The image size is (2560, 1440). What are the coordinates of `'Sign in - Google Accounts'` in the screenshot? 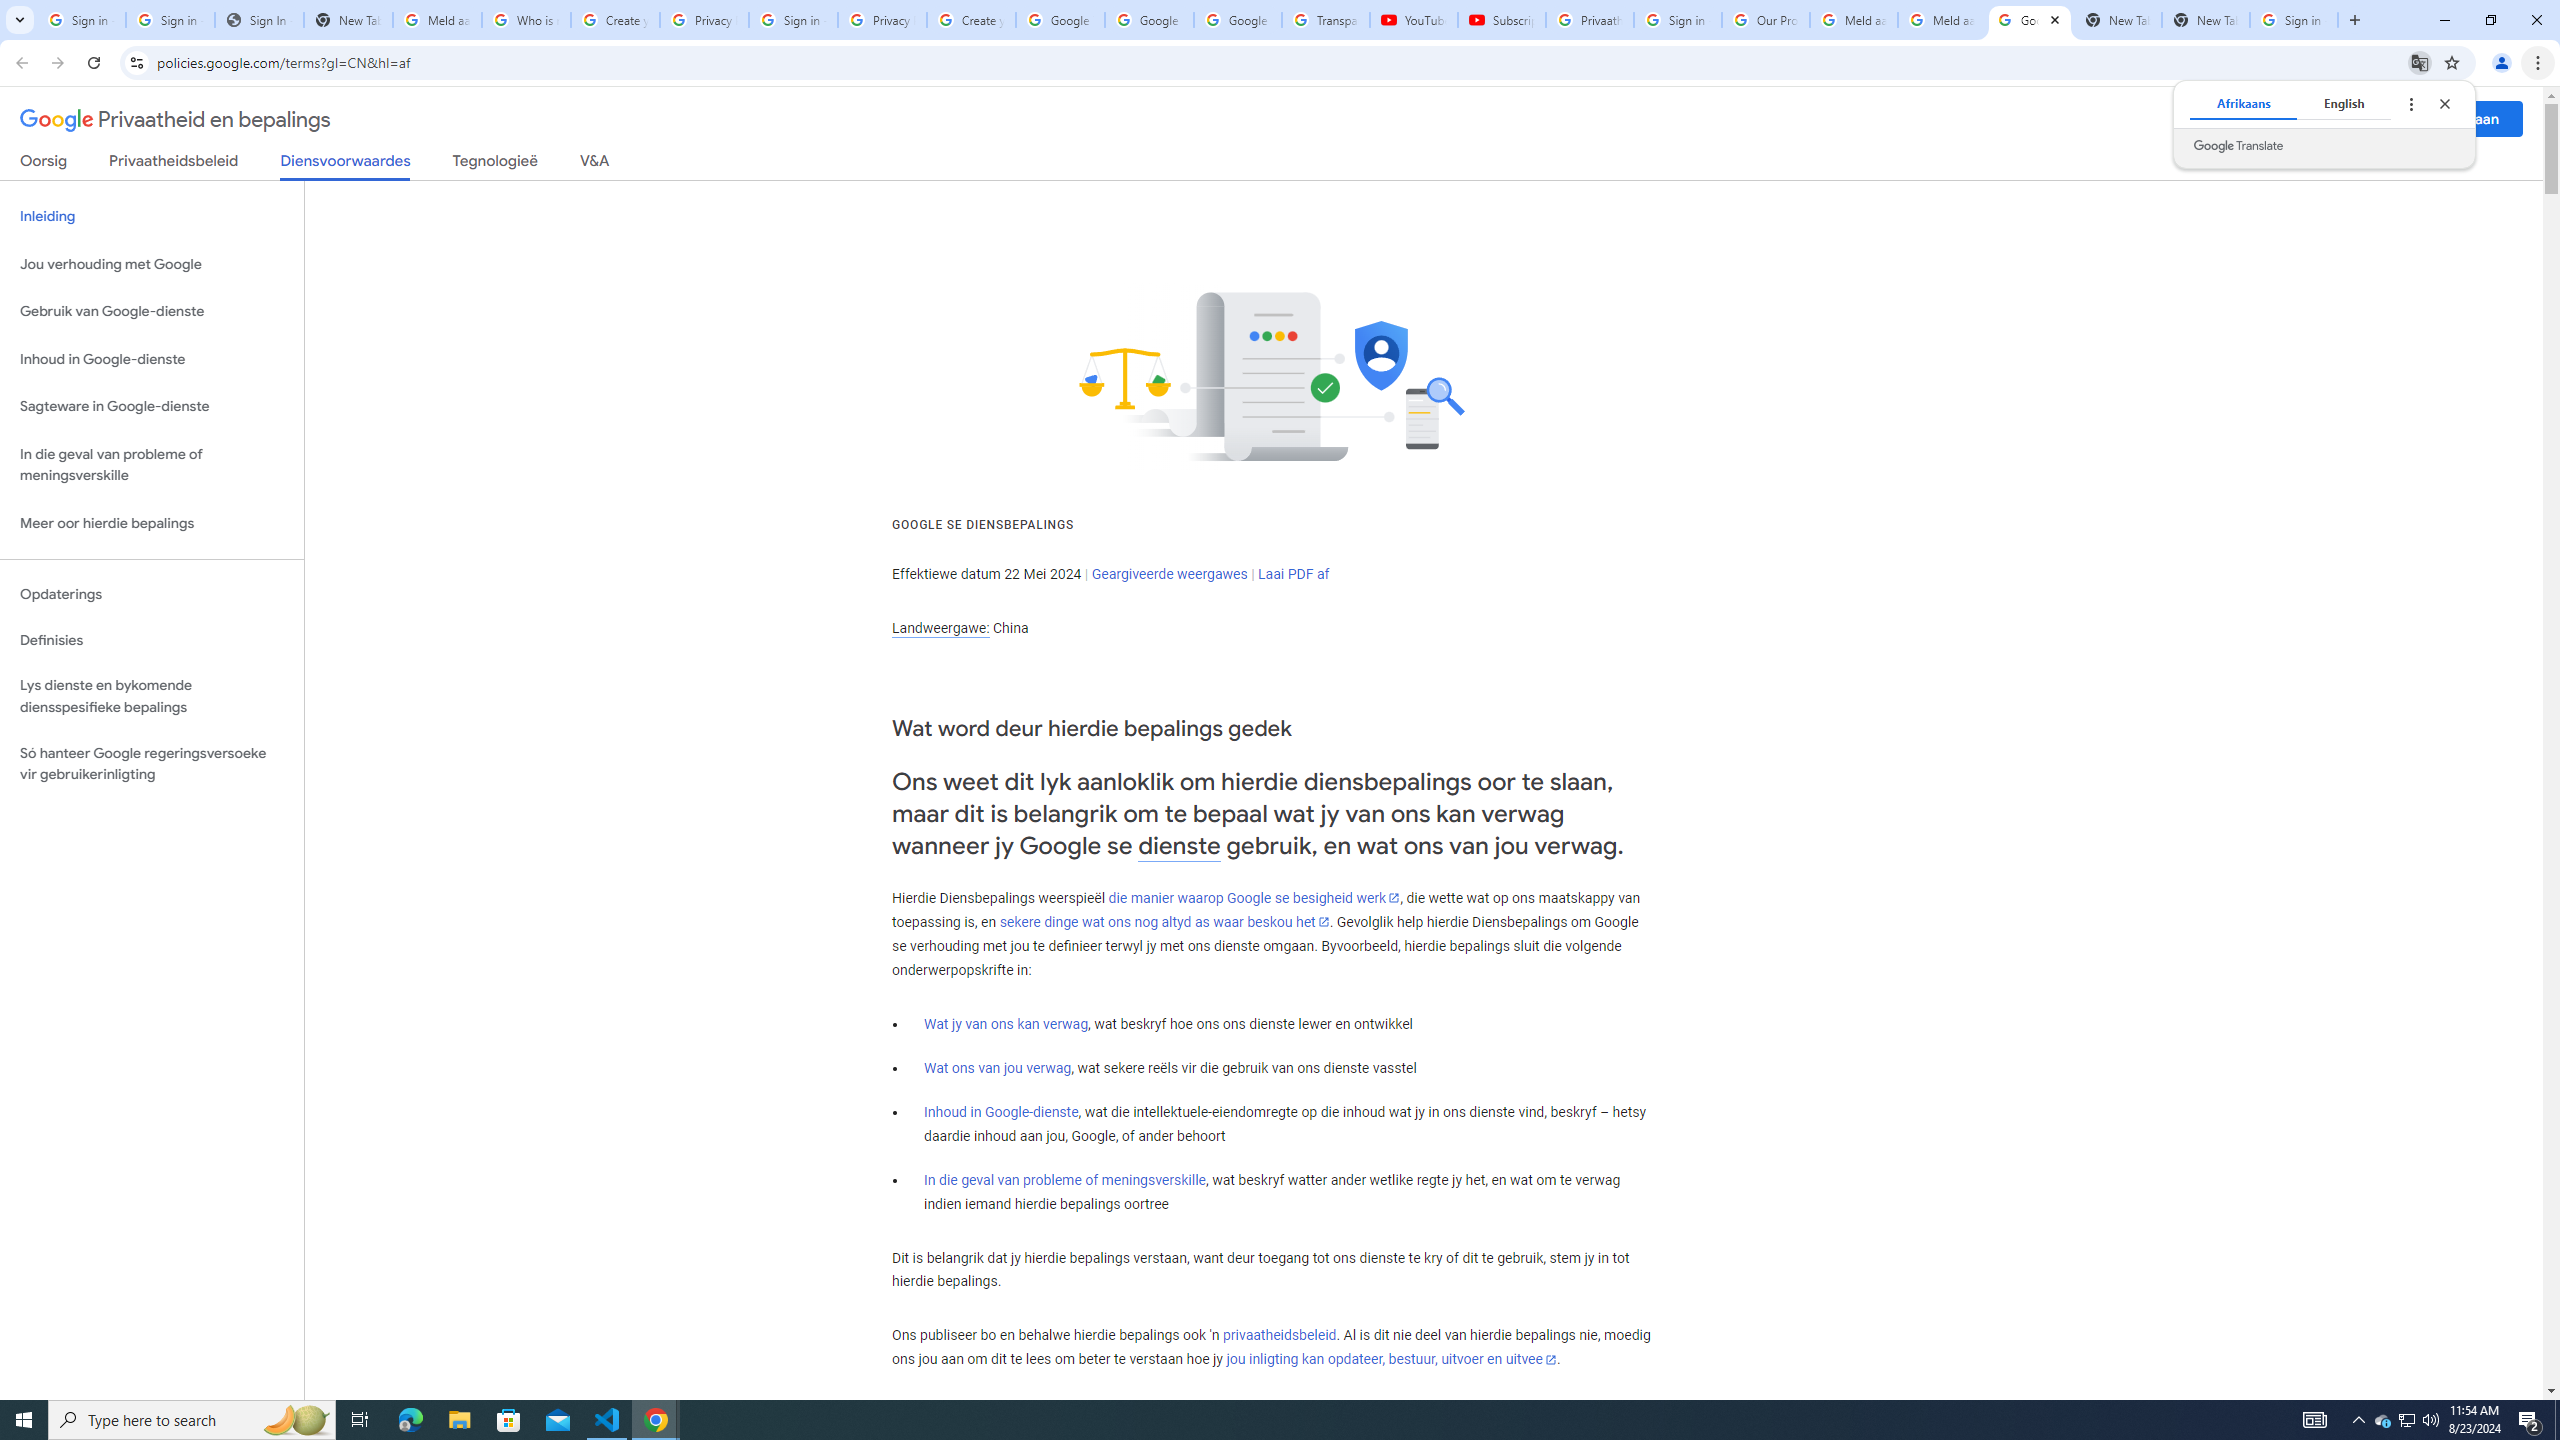 It's located at (1678, 19).